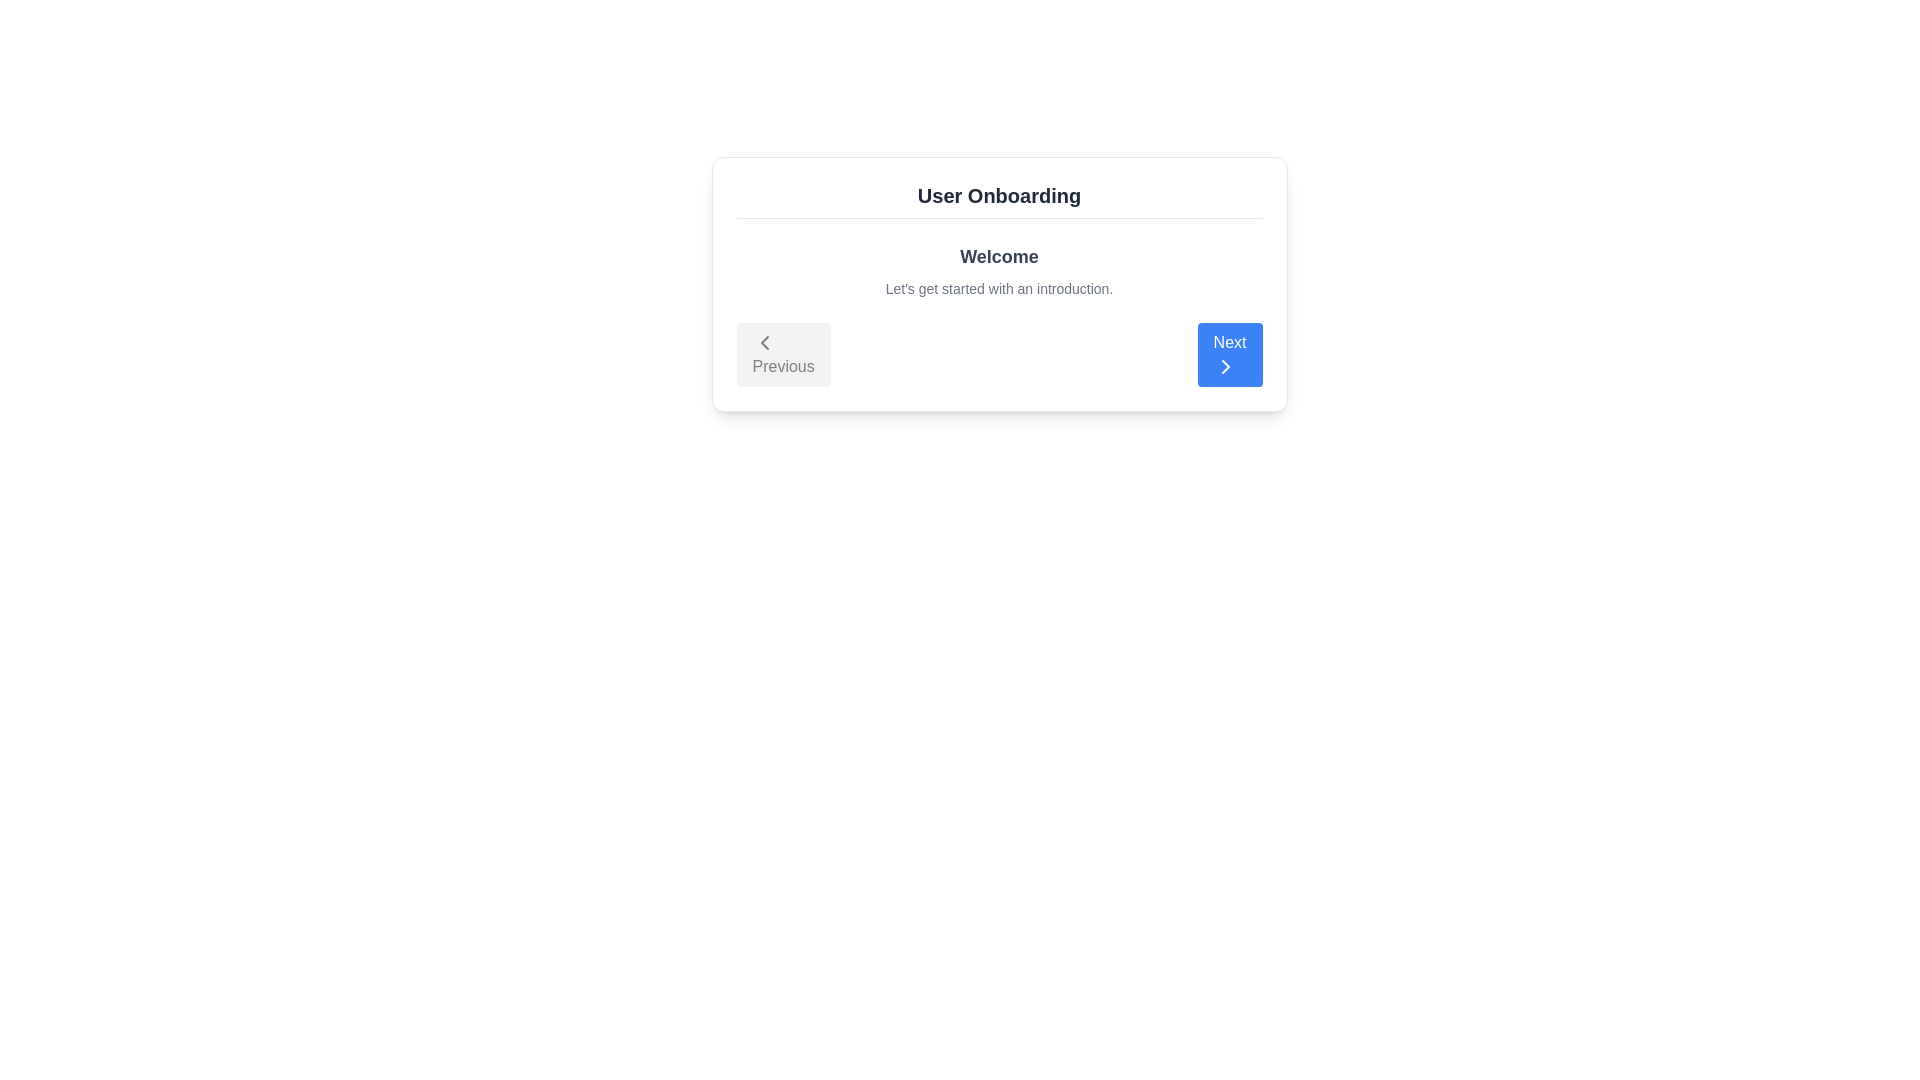 Image resolution: width=1920 pixels, height=1080 pixels. What do you see at coordinates (1229, 353) in the screenshot?
I see `the 'Next' button` at bounding box center [1229, 353].